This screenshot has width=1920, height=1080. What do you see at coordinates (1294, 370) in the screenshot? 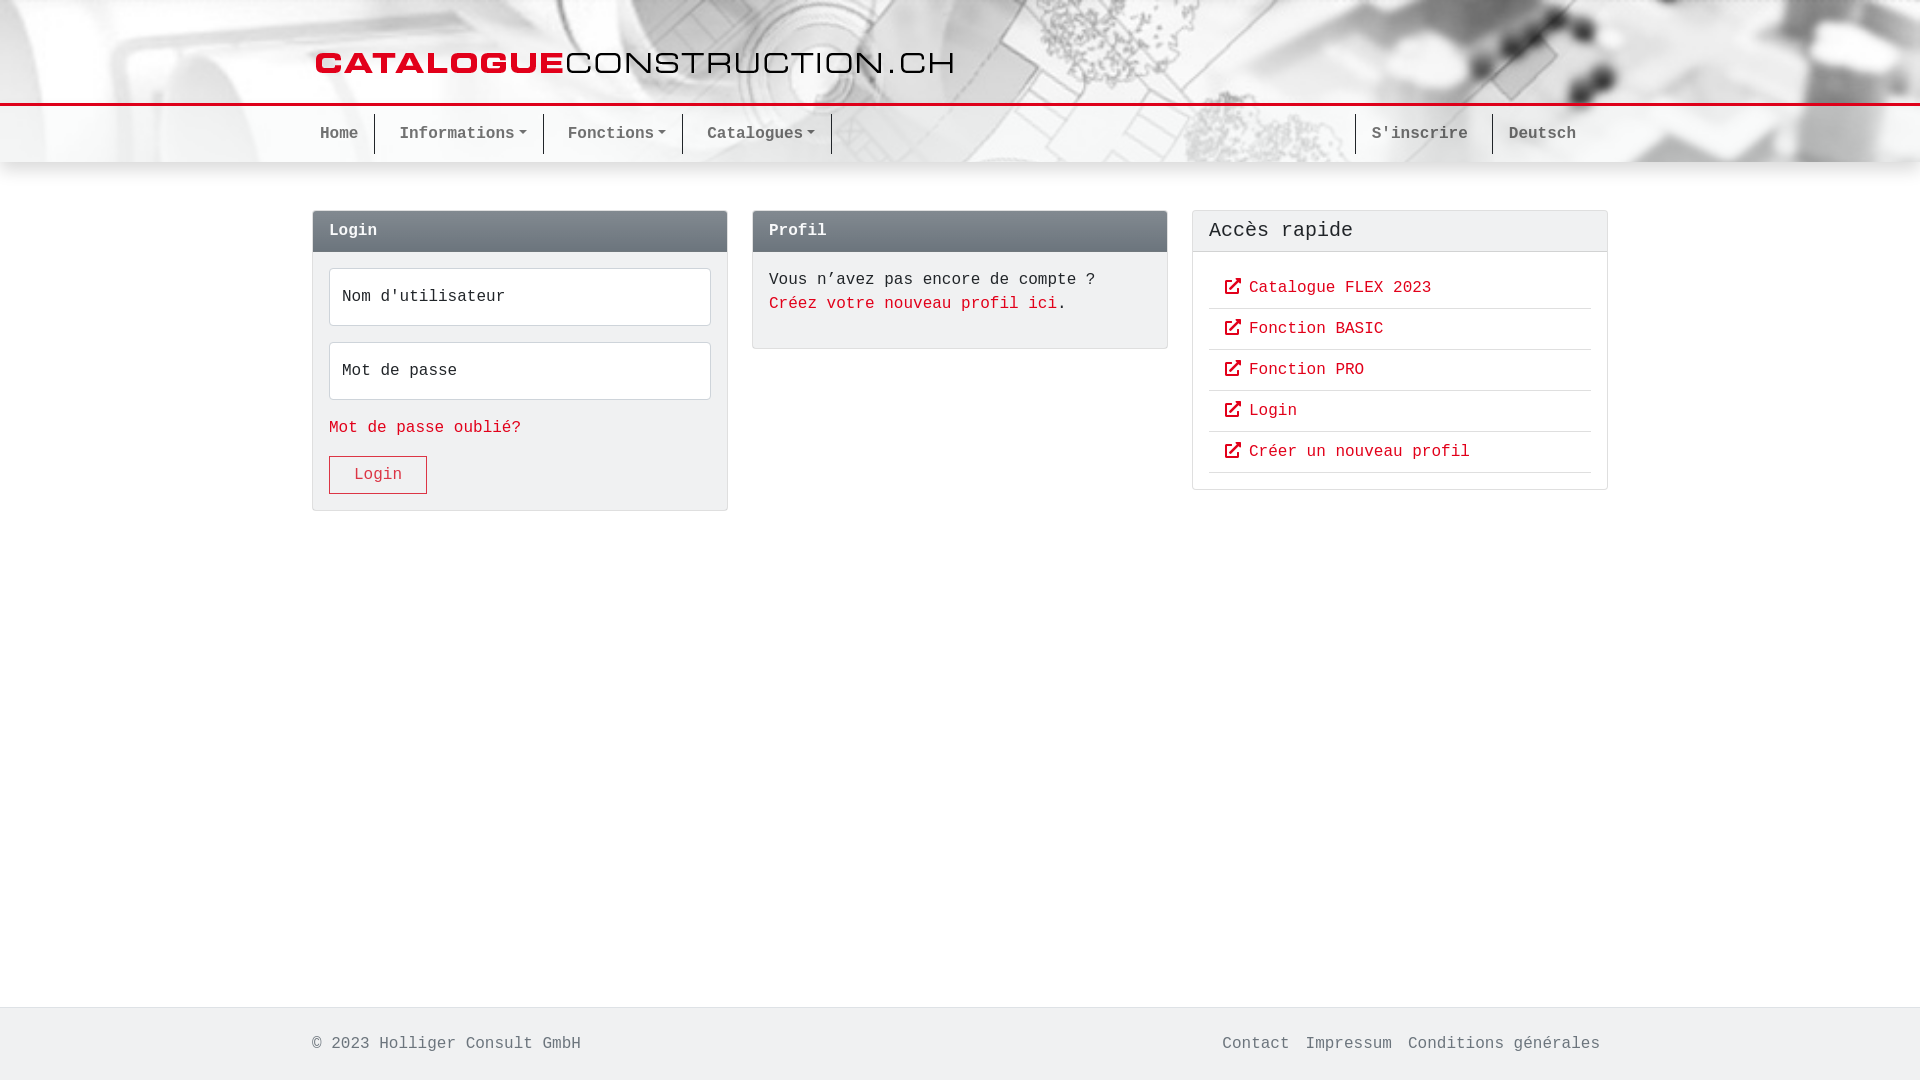
I see `'Fonction PRO'` at bounding box center [1294, 370].